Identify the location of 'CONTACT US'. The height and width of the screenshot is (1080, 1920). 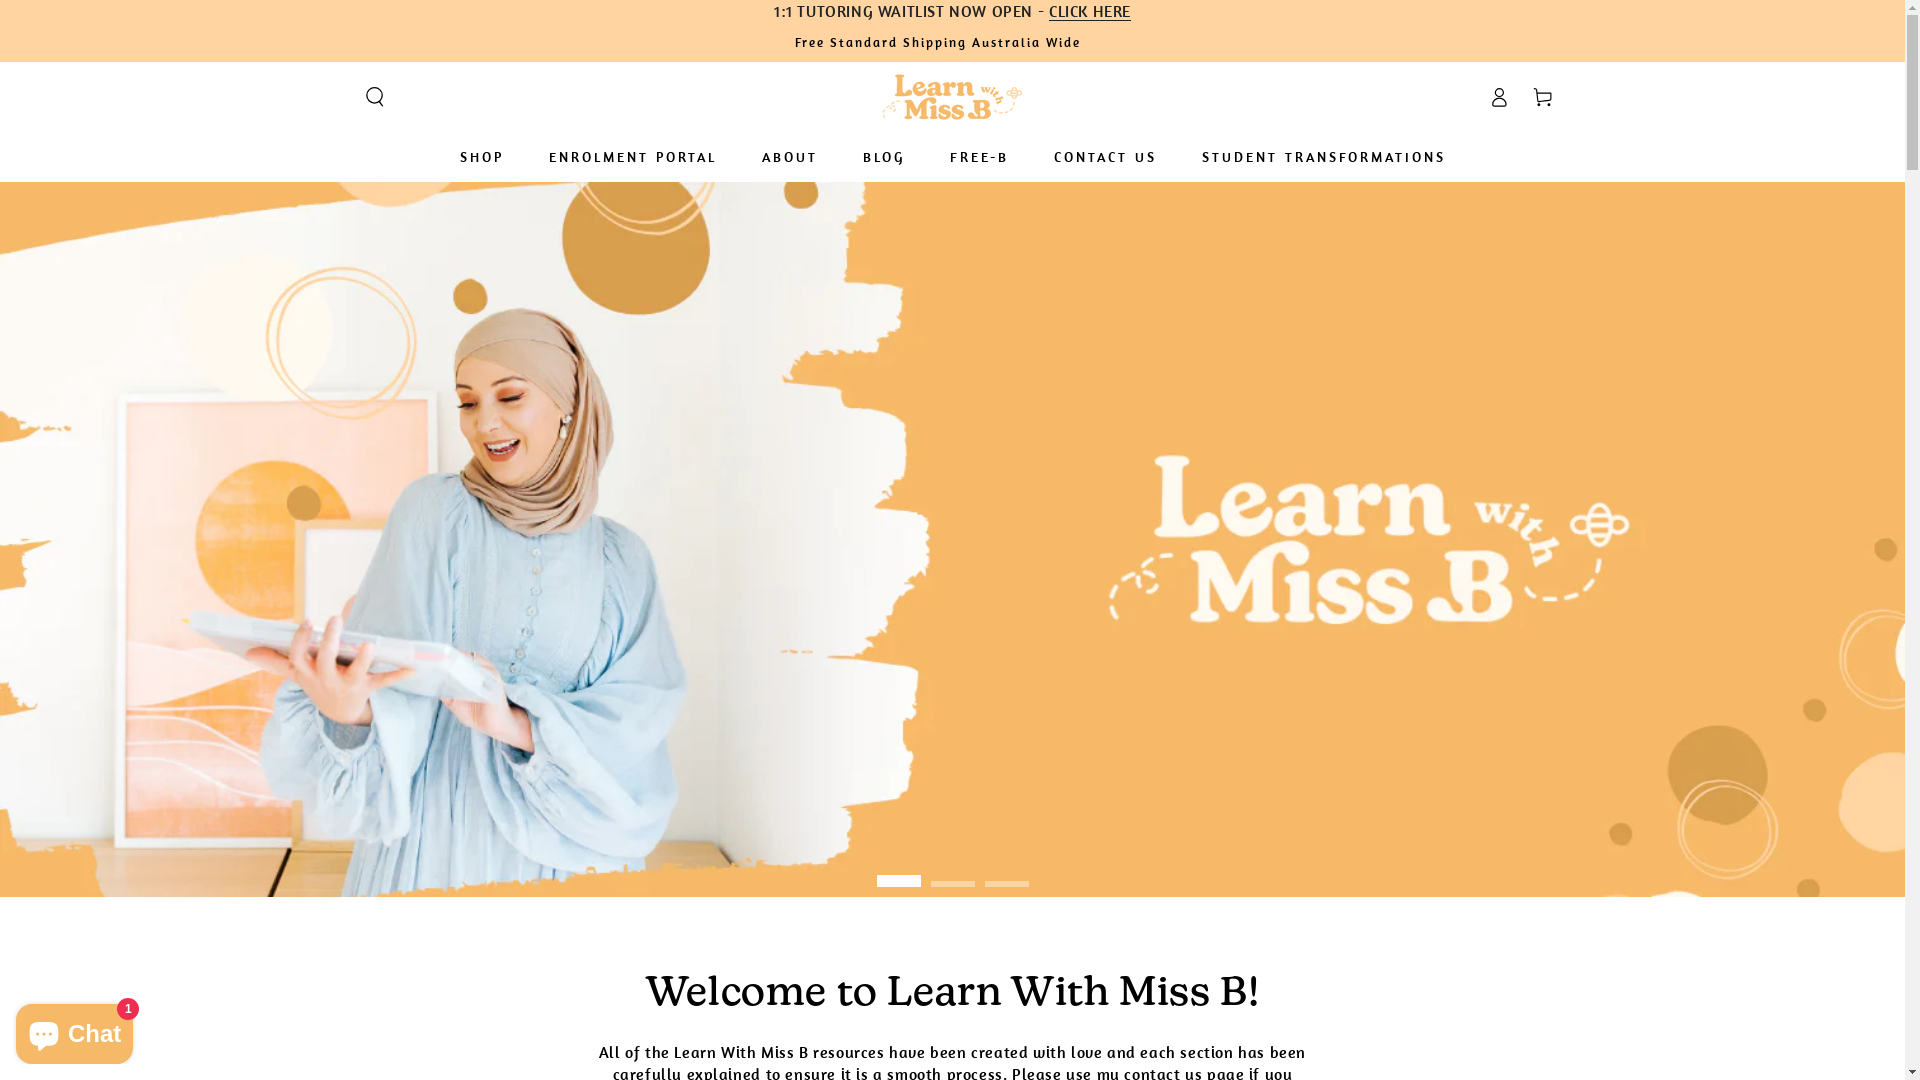
(1103, 156).